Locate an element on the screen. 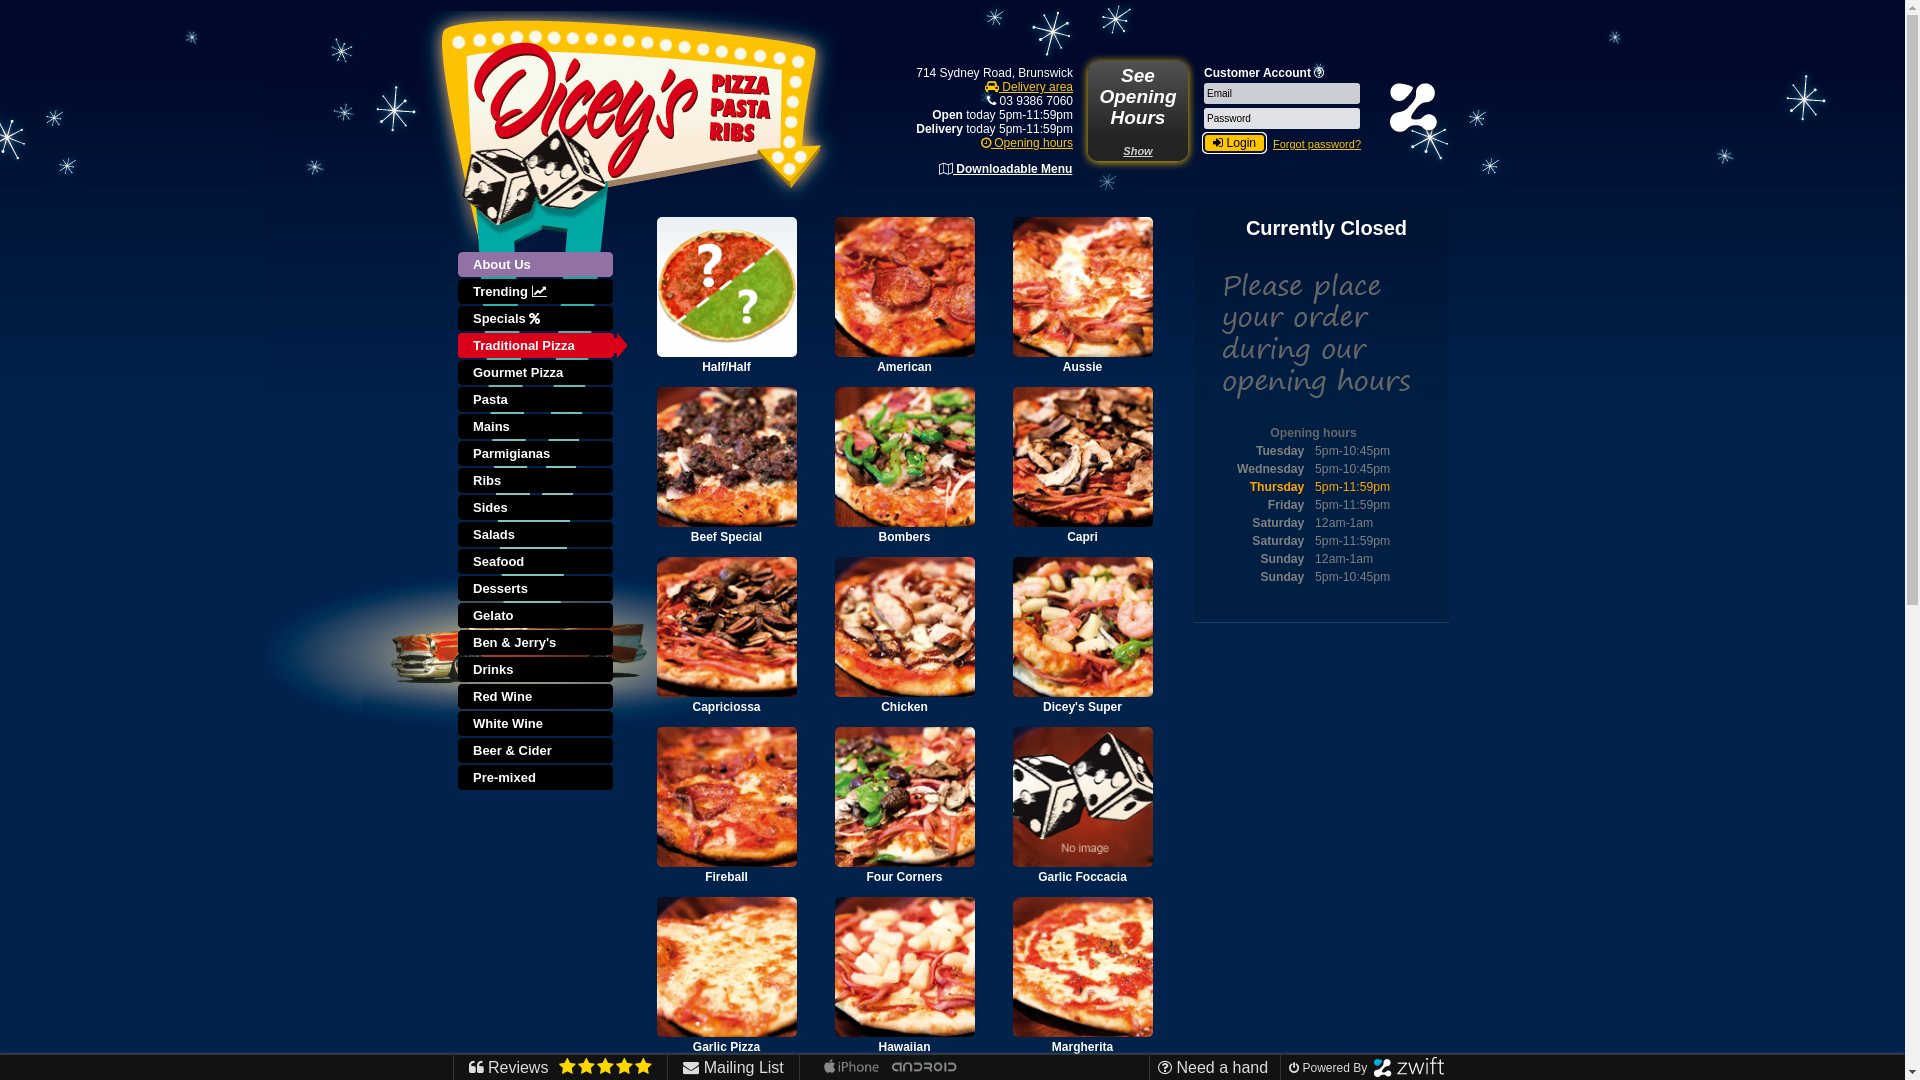 The image size is (1920, 1080). 'Sides' is located at coordinates (537, 507).